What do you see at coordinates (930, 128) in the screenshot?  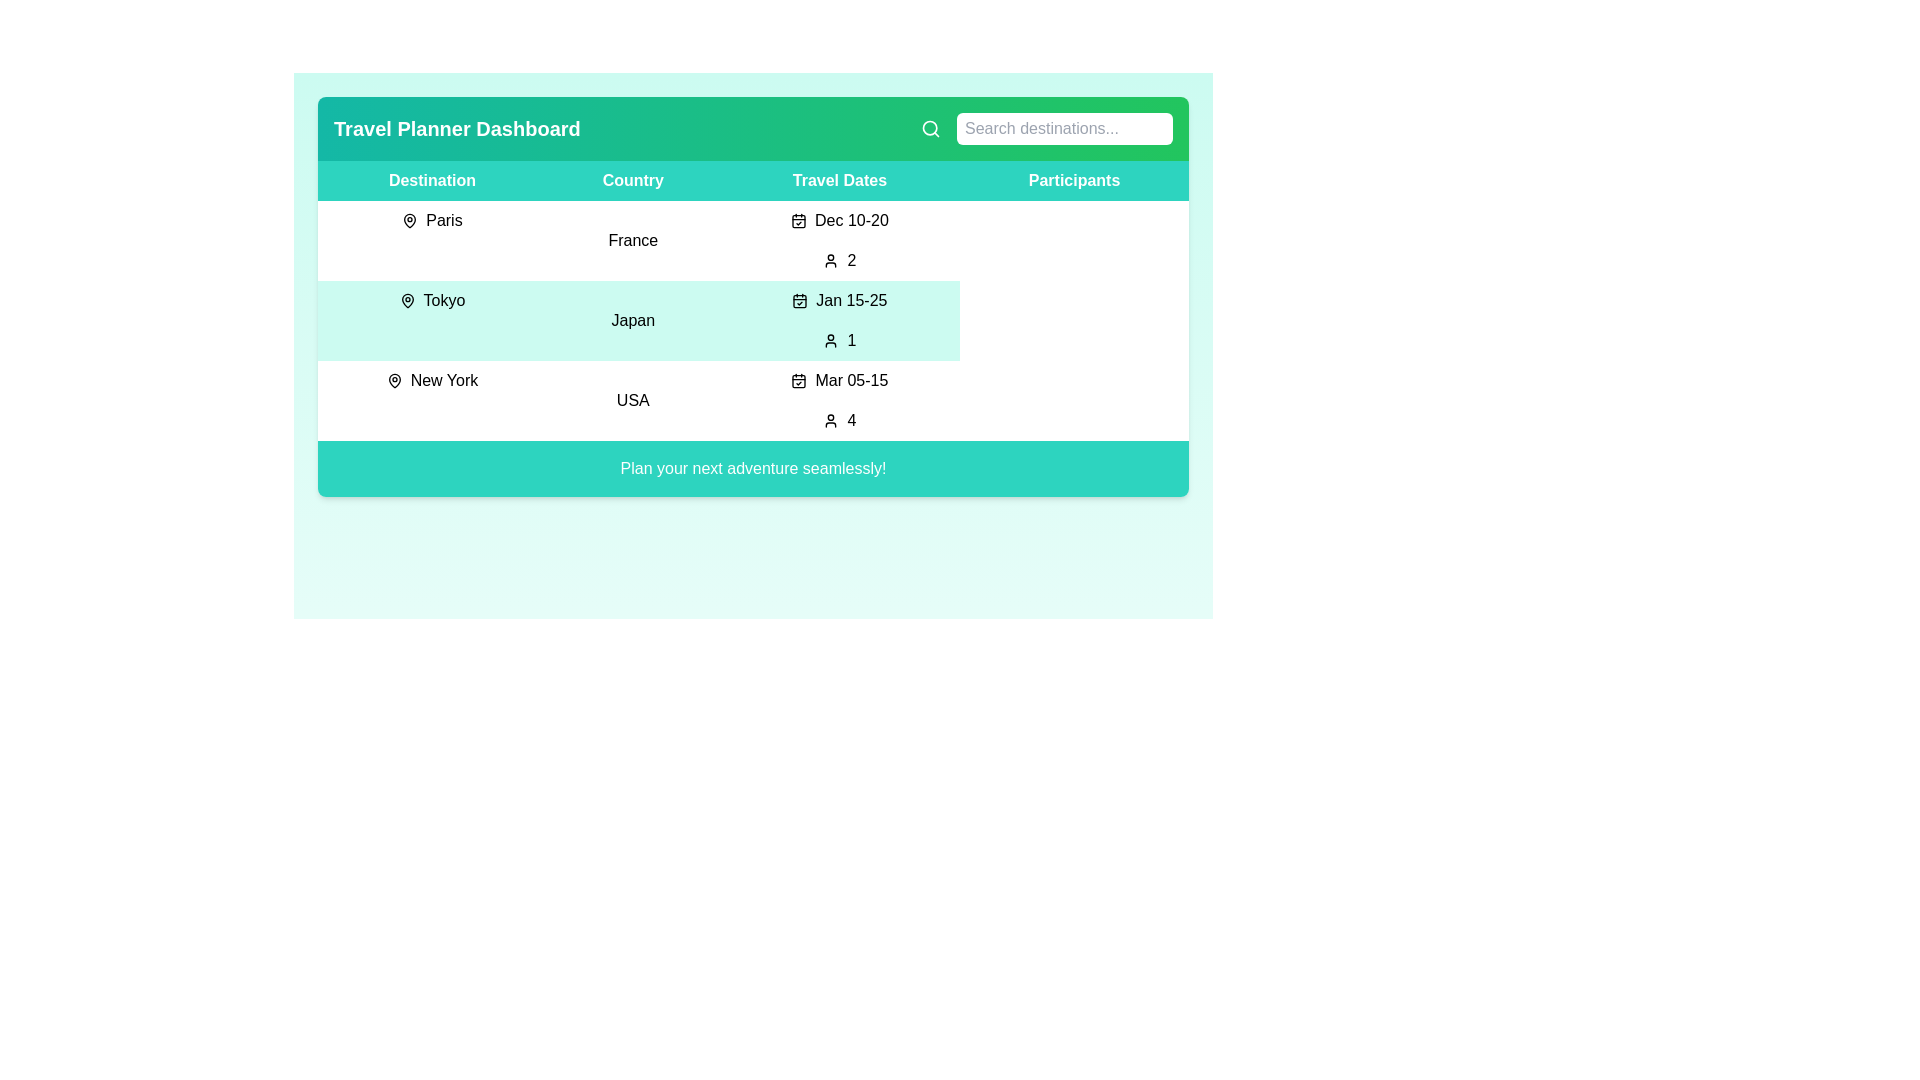 I see `the search icon located at the far left of the header bar` at bounding box center [930, 128].